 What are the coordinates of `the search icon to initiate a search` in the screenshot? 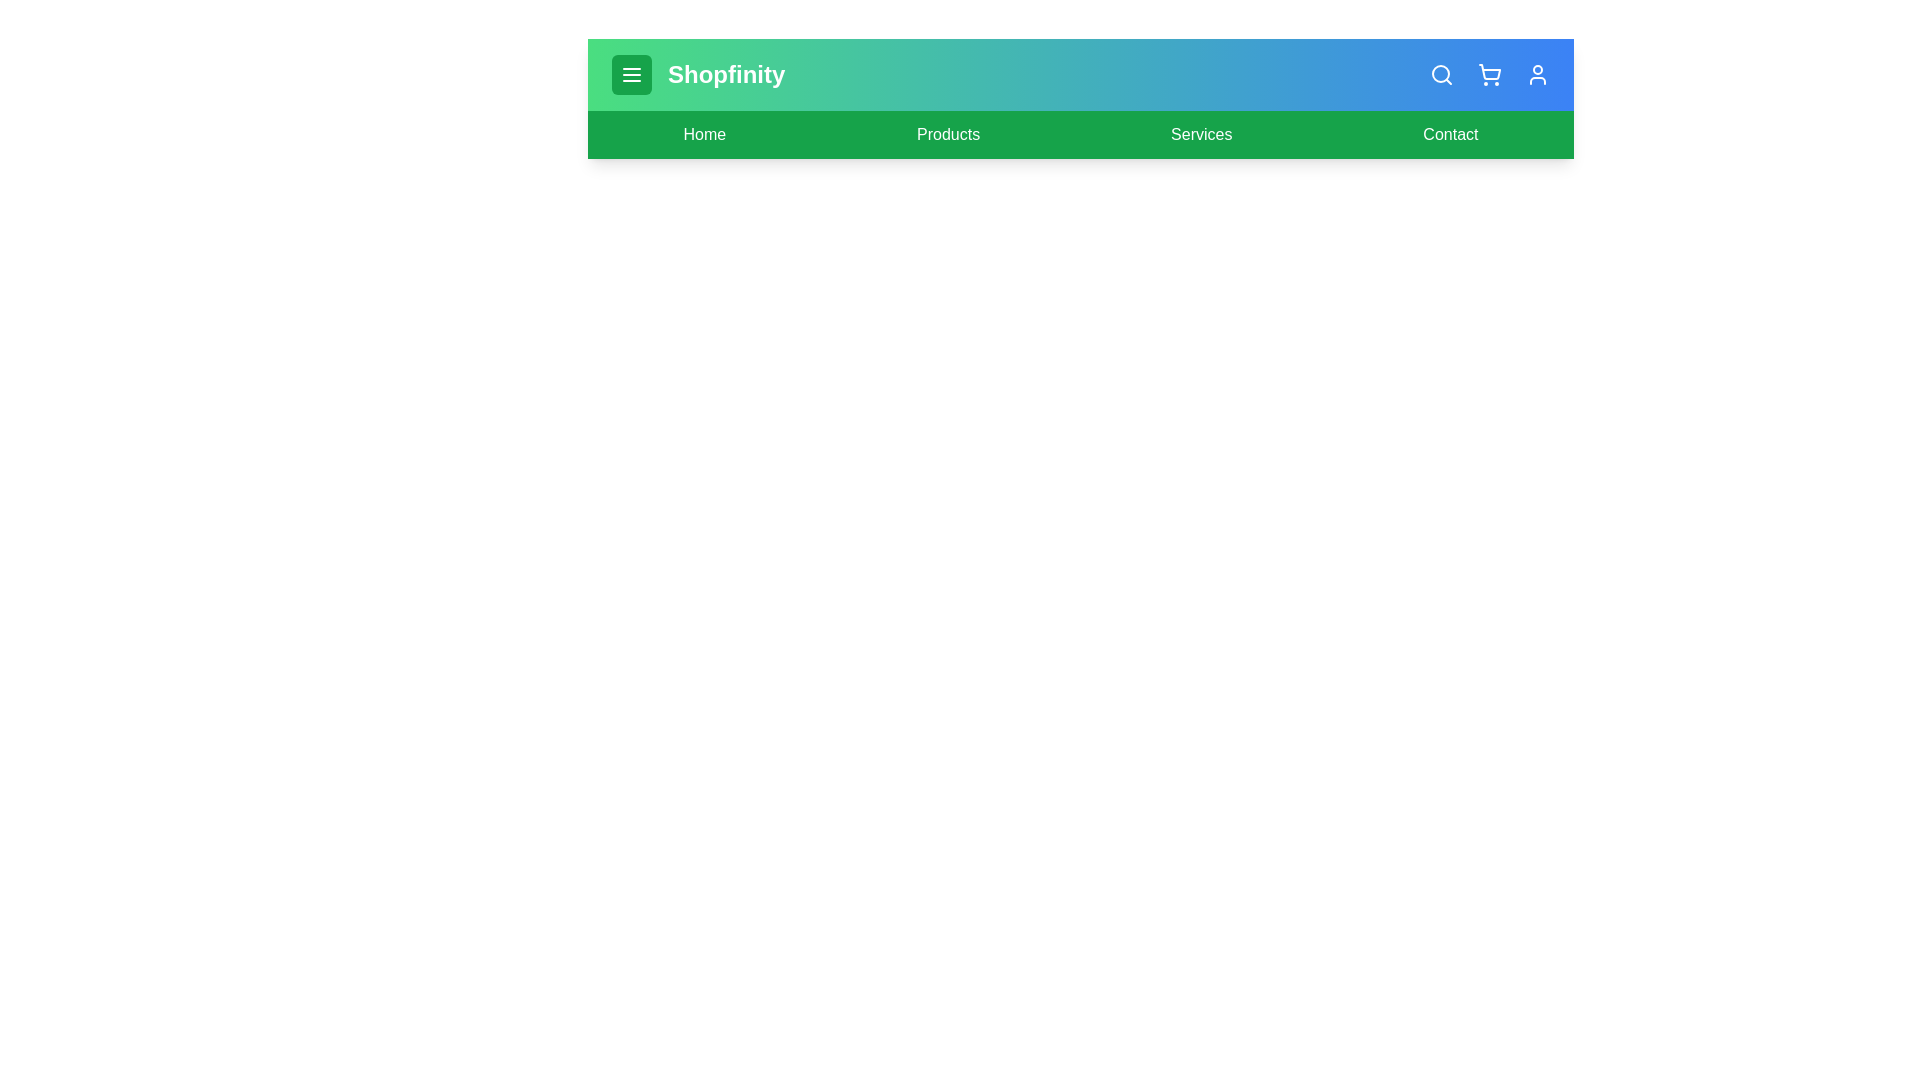 It's located at (1441, 73).